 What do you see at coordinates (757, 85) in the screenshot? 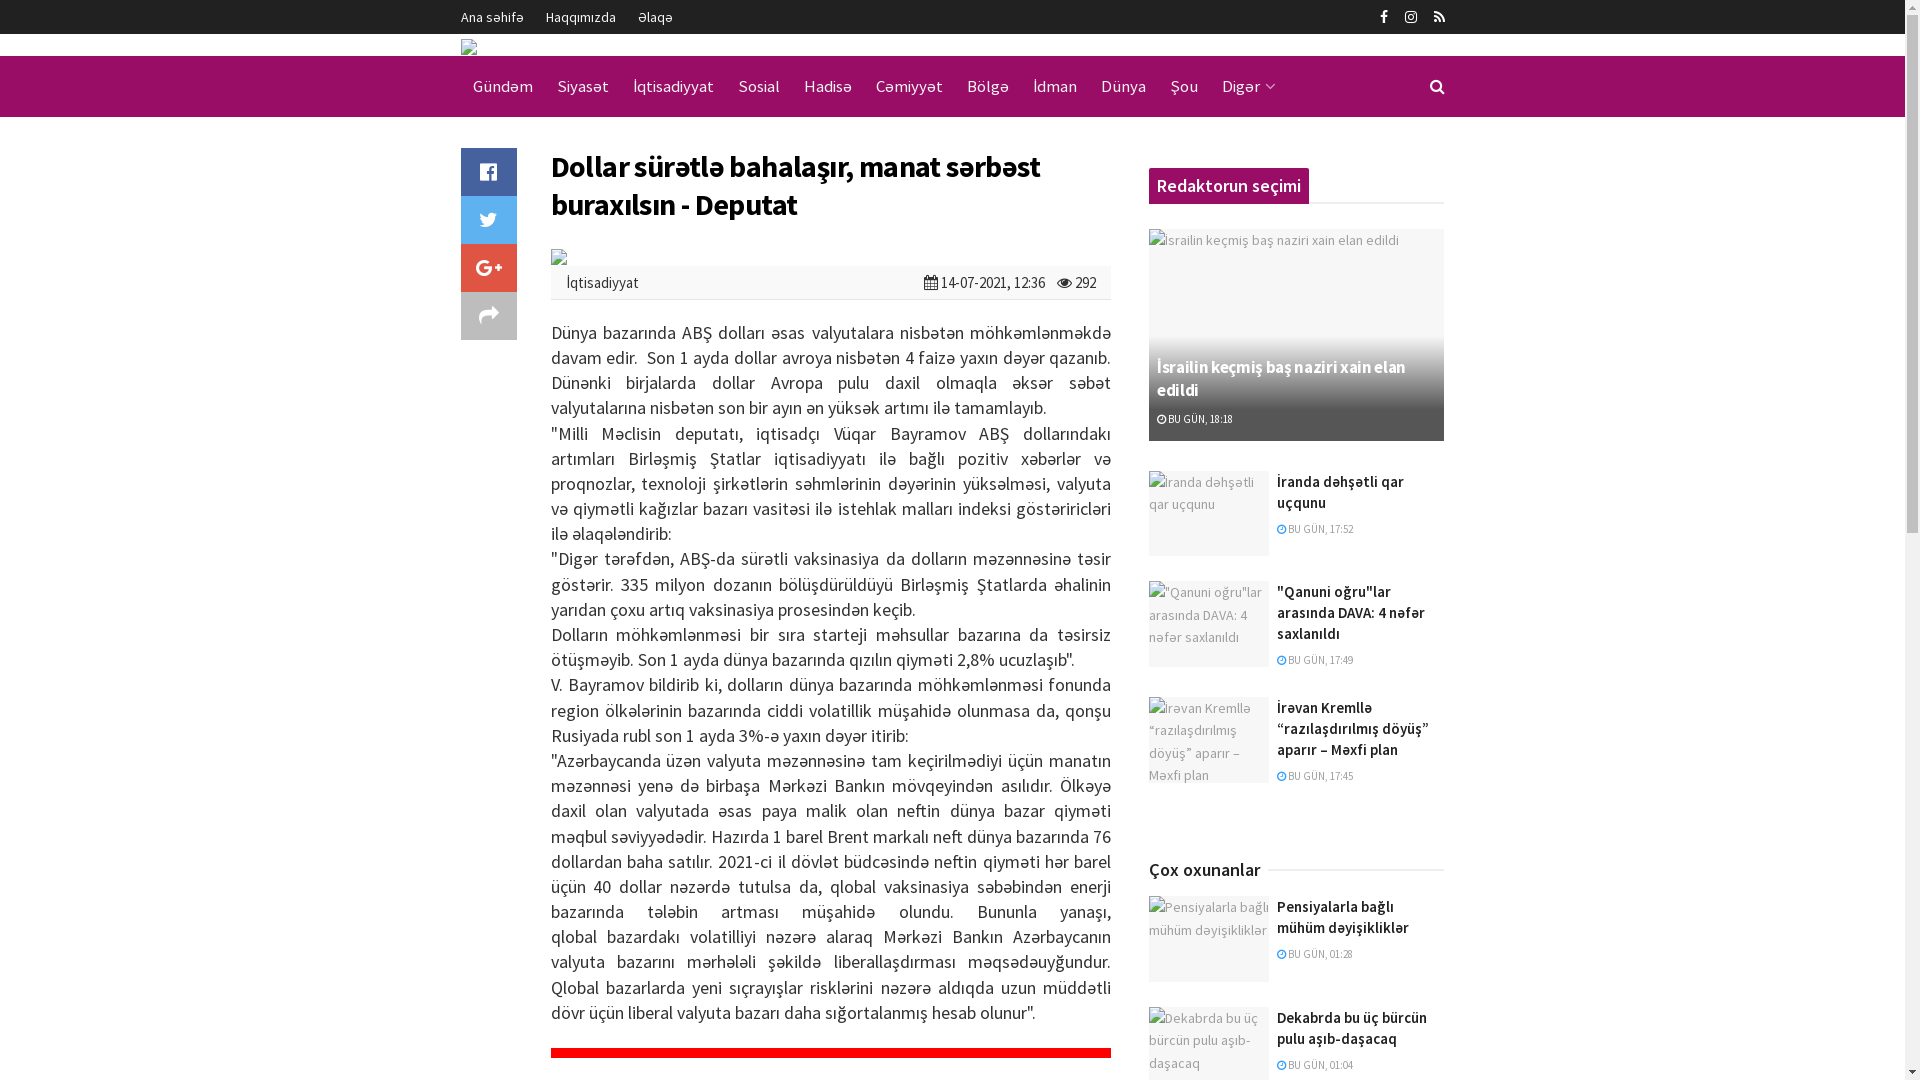
I see `'Sosial'` at bounding box center [757, 85].